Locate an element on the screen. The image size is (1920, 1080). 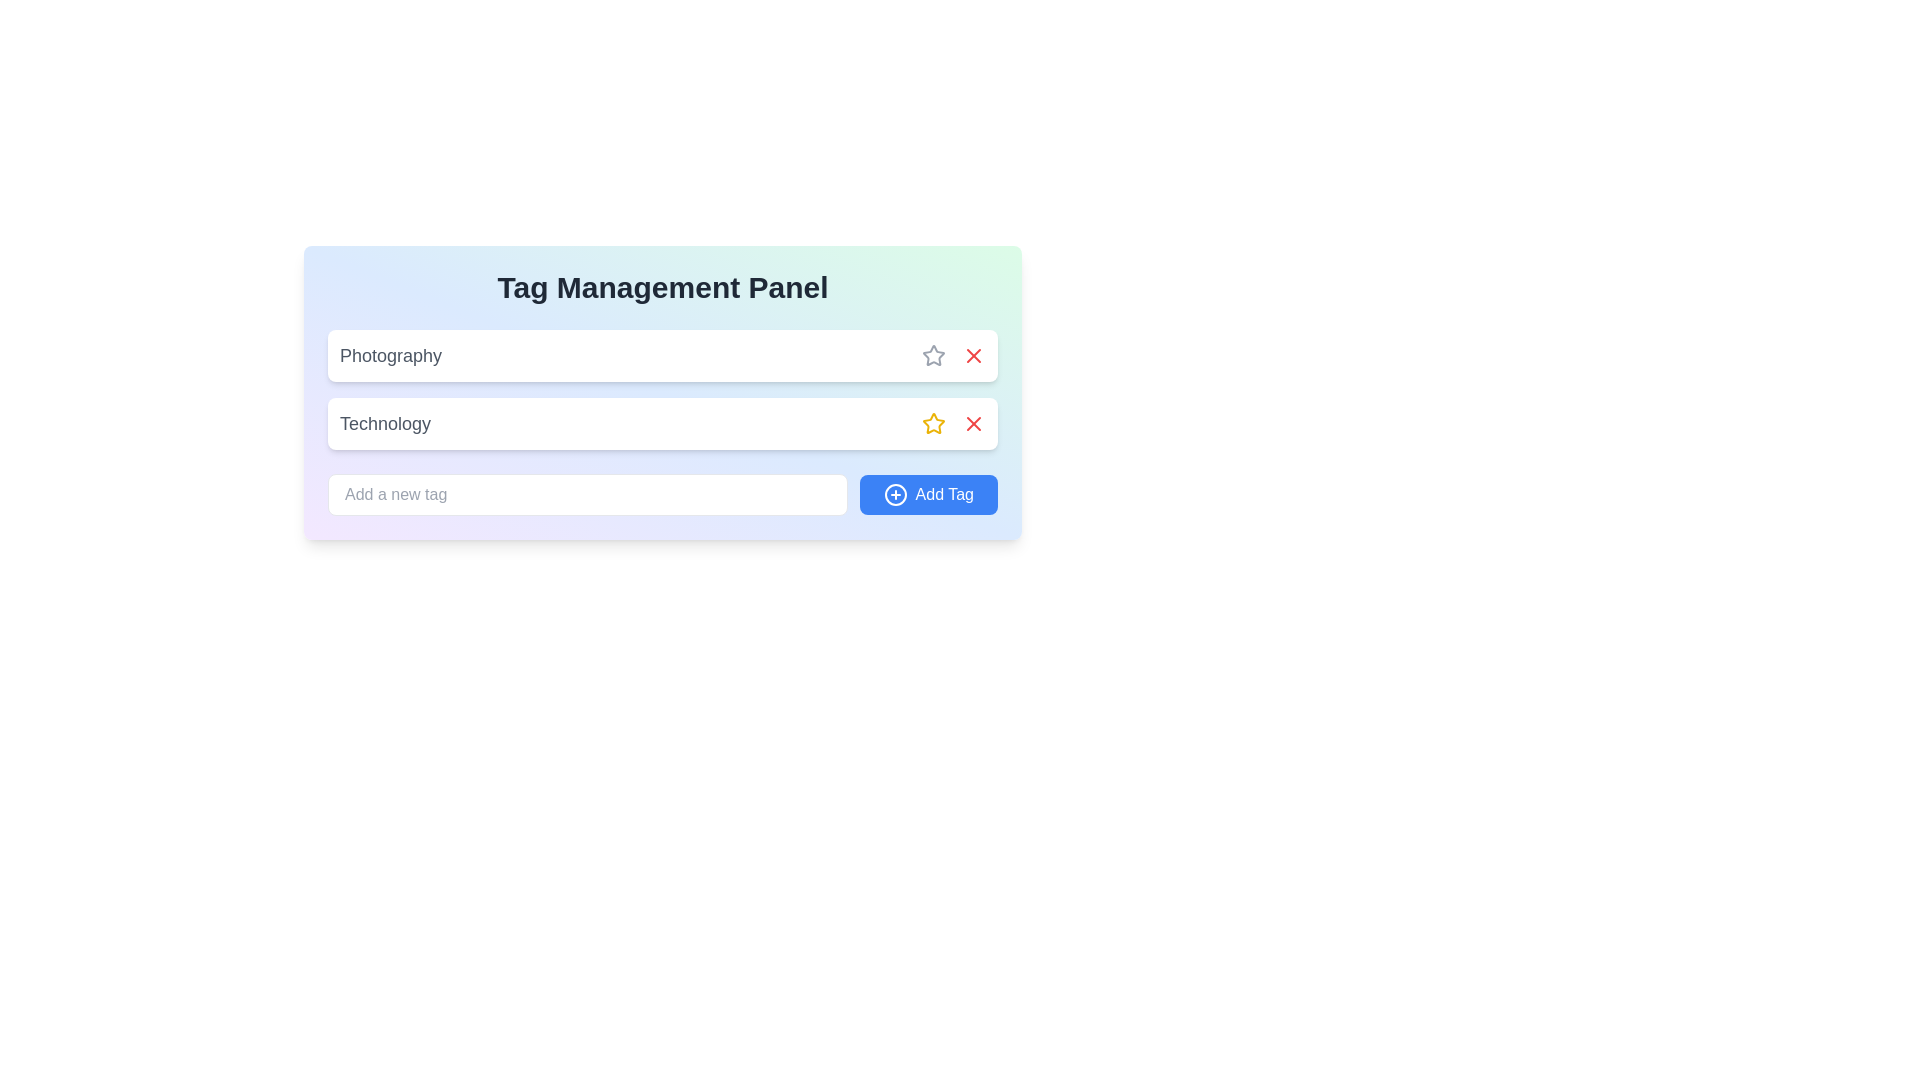
the 'X' icon button used for deleting the 'Technology' tag in the Tag Management Panel is located at coordinates (974, 423).